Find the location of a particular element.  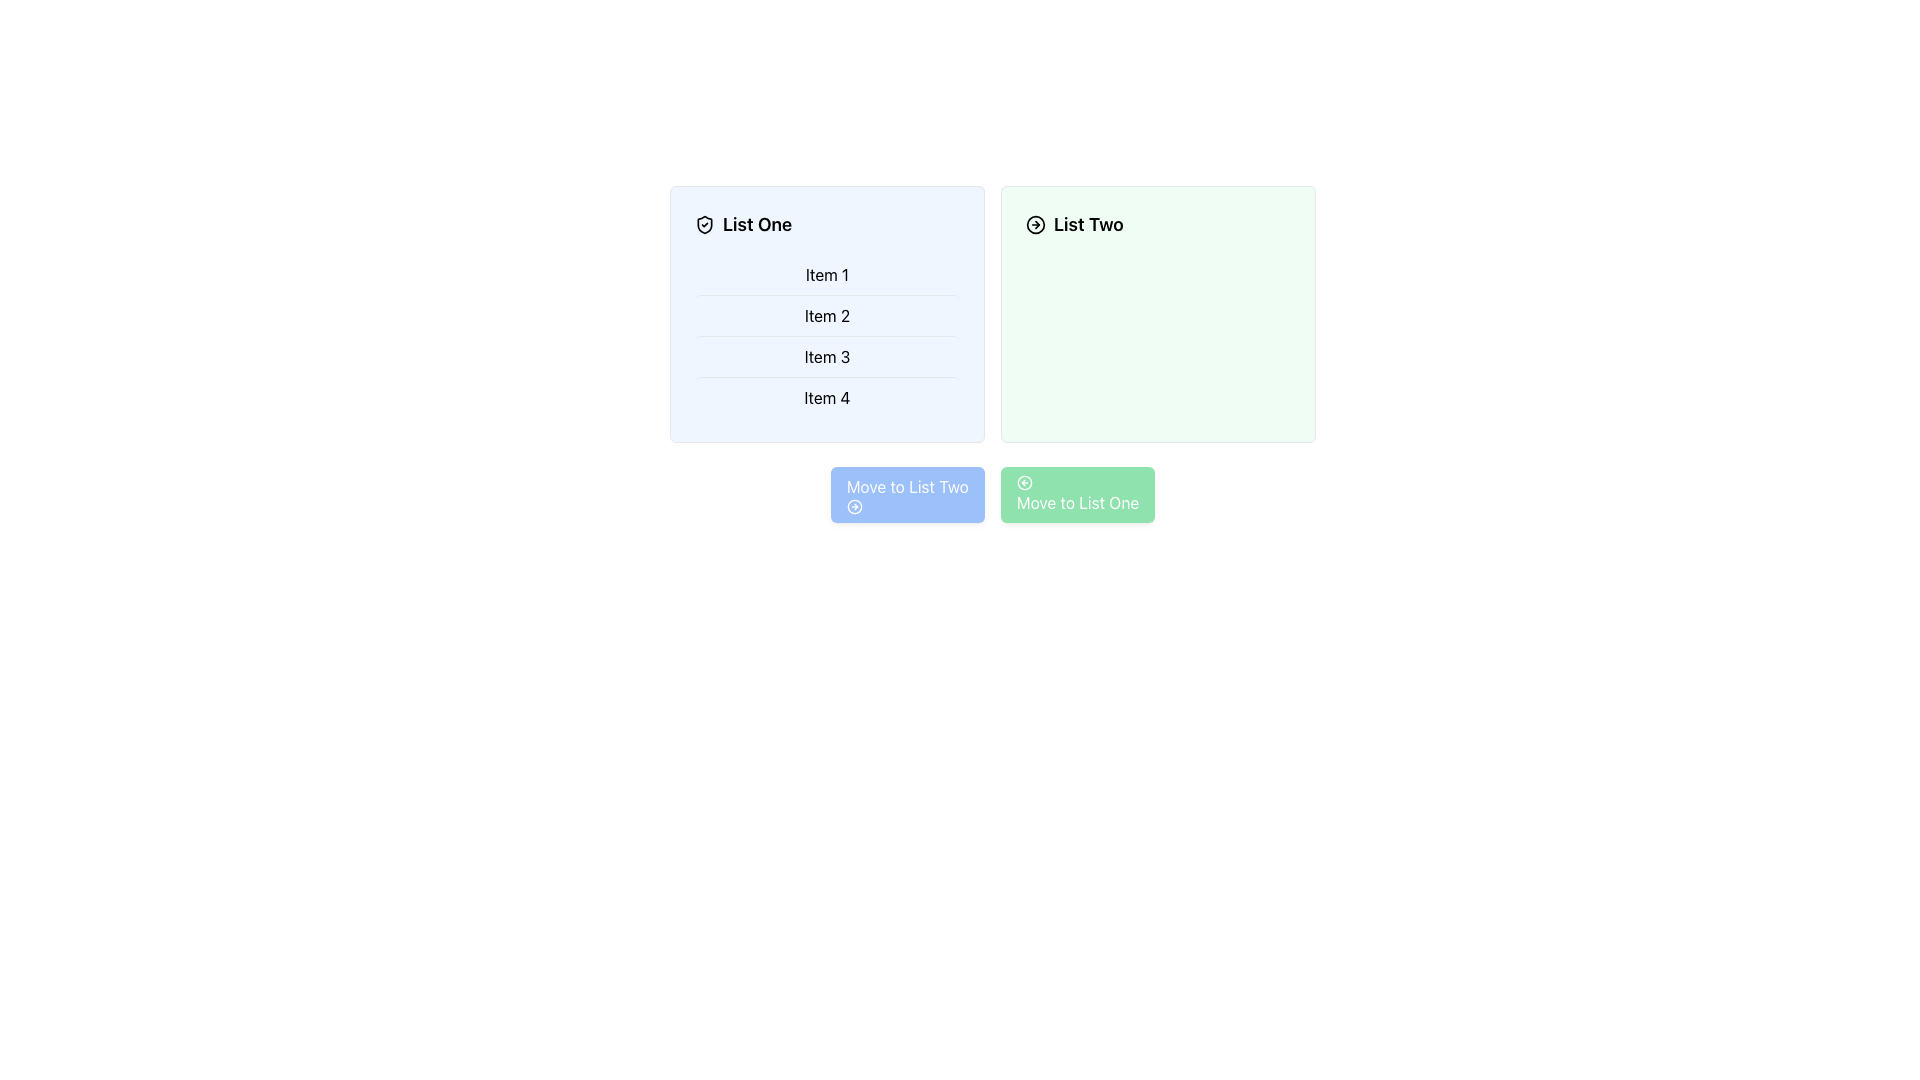

the third item in 'List One', which is labeled 'Item 3' is located at coordinates (827, 355).